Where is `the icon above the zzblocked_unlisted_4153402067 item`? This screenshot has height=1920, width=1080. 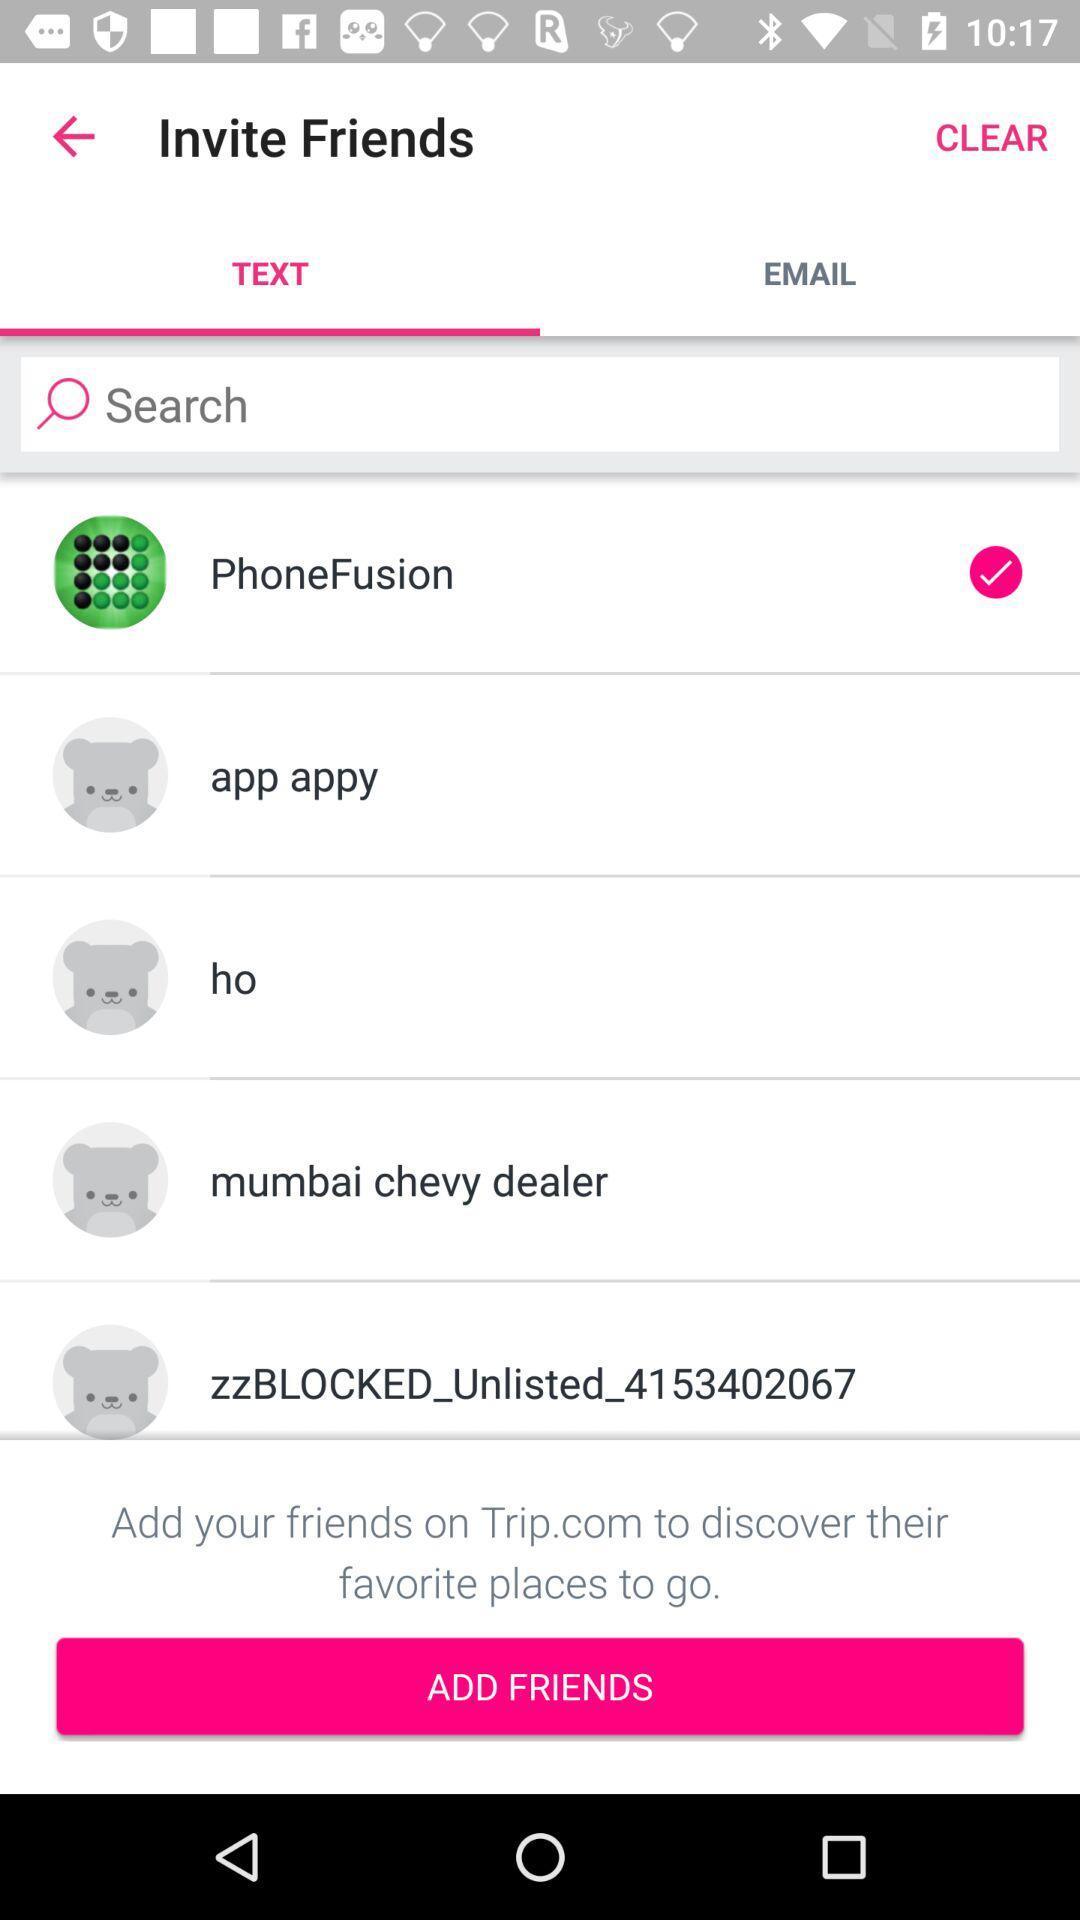 the icon above the zzblocked_unlisted_4153402067 item is located at coordinates (617, 1179).